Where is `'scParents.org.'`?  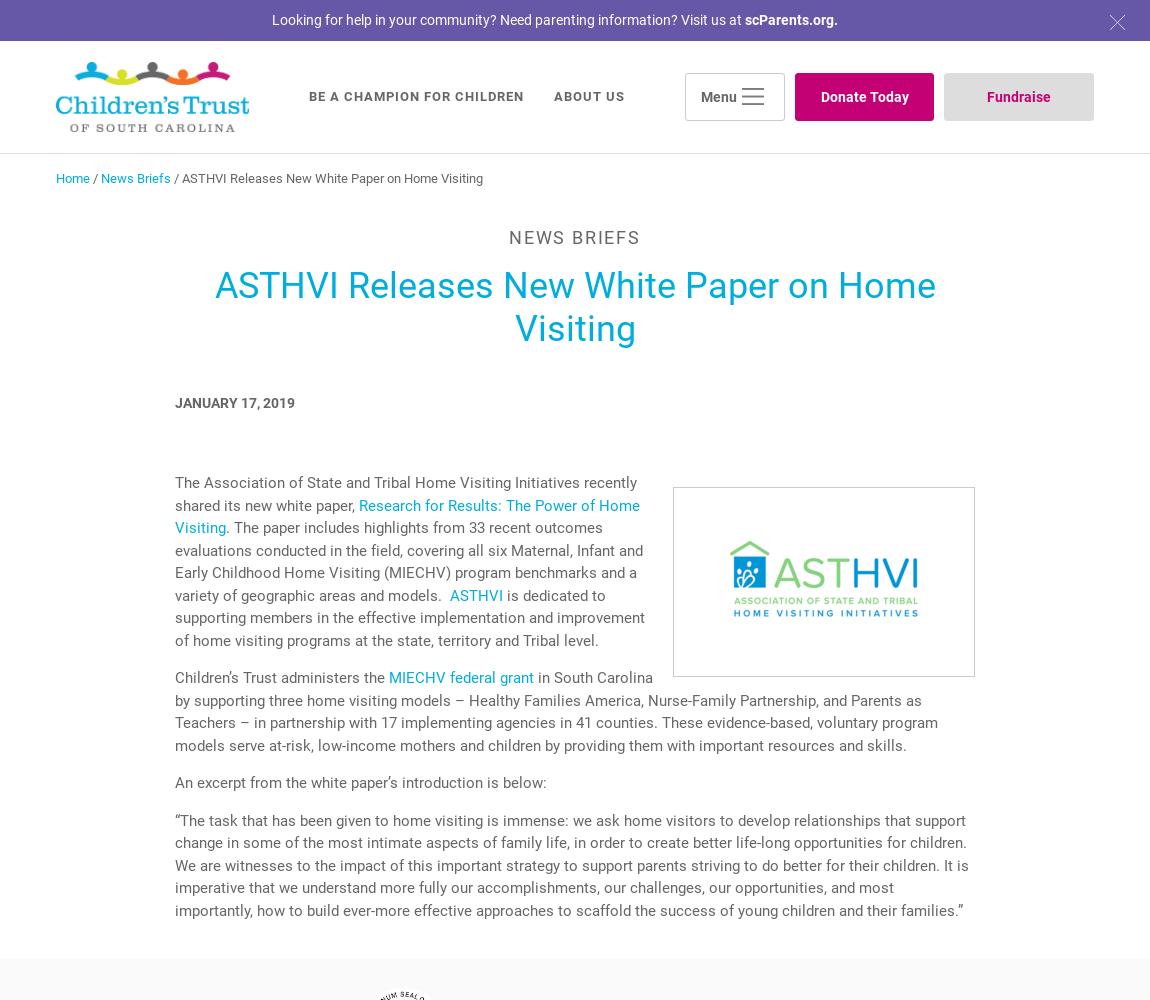
'scParents.org.' is located at coordinates (790, 20).